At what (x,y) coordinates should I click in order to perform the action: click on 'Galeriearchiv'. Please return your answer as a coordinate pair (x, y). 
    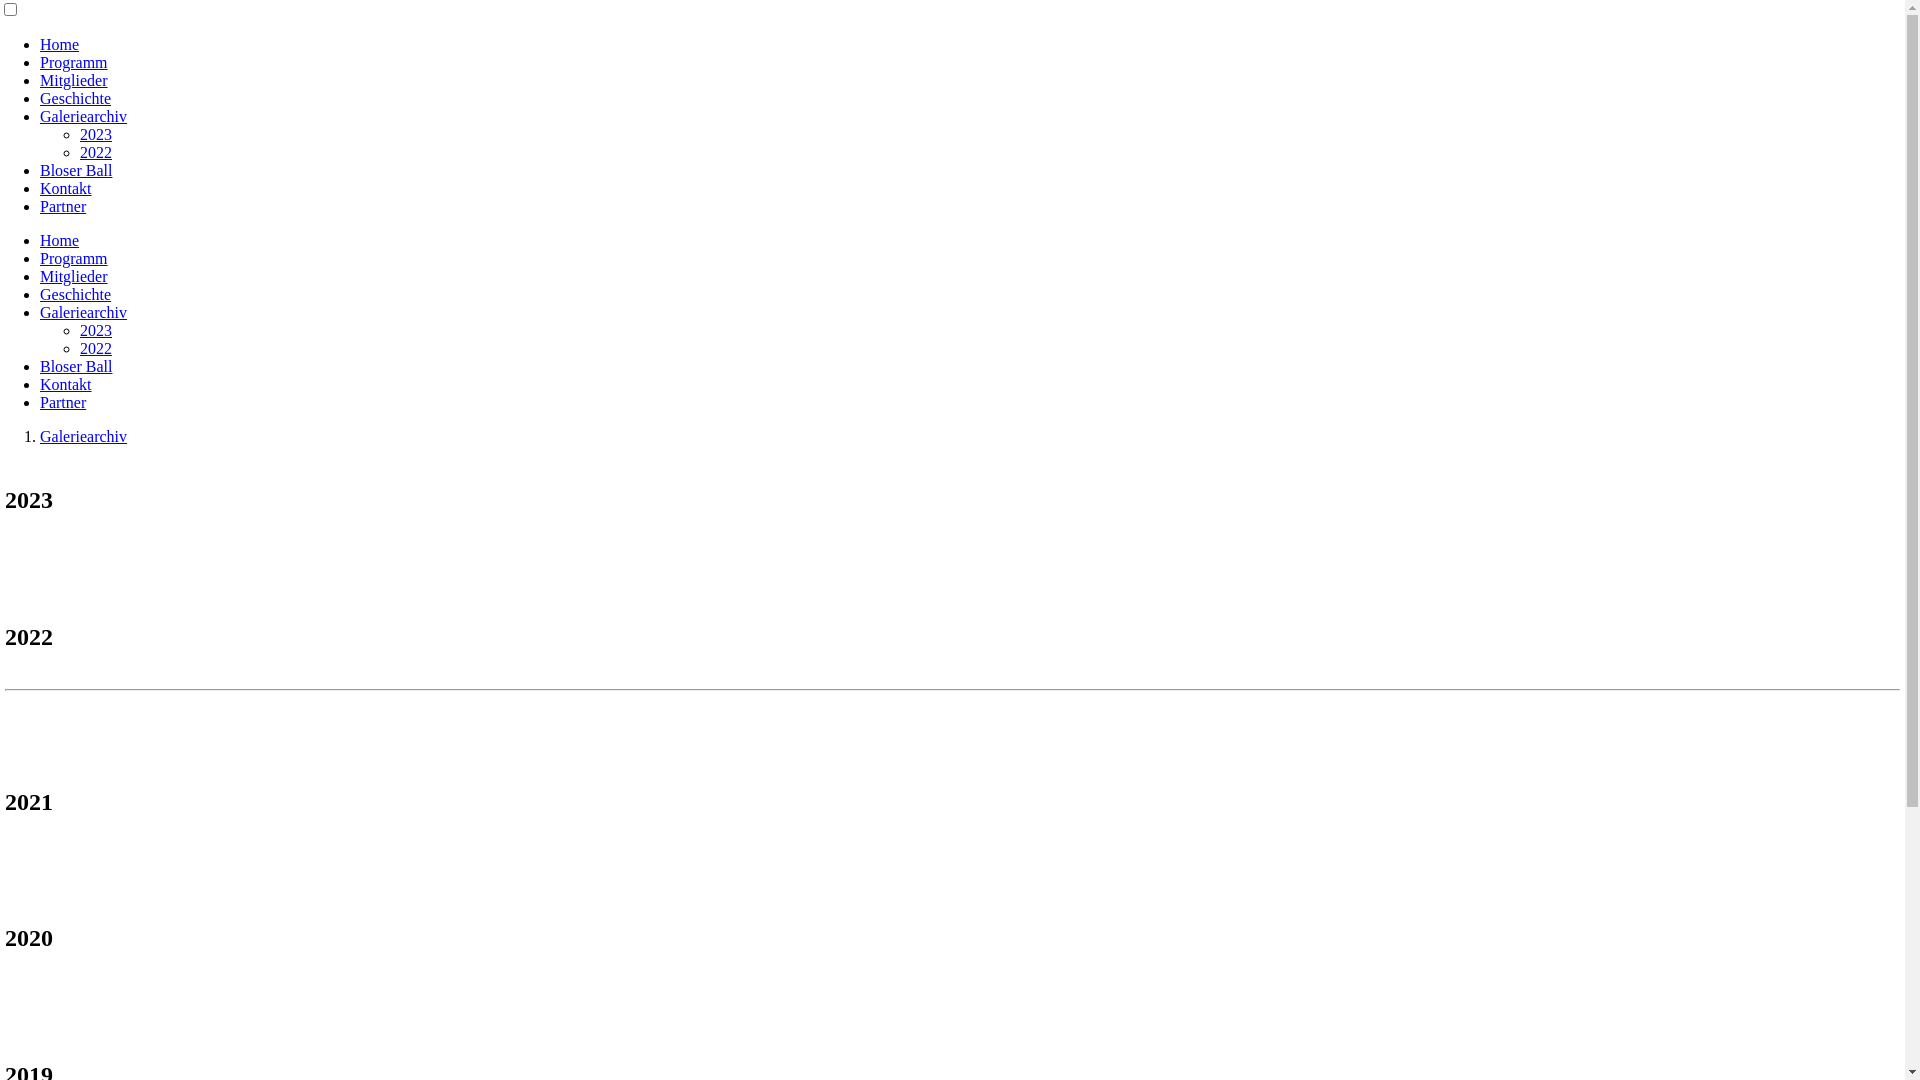
    Looking at the image, I should click on (82, 312).